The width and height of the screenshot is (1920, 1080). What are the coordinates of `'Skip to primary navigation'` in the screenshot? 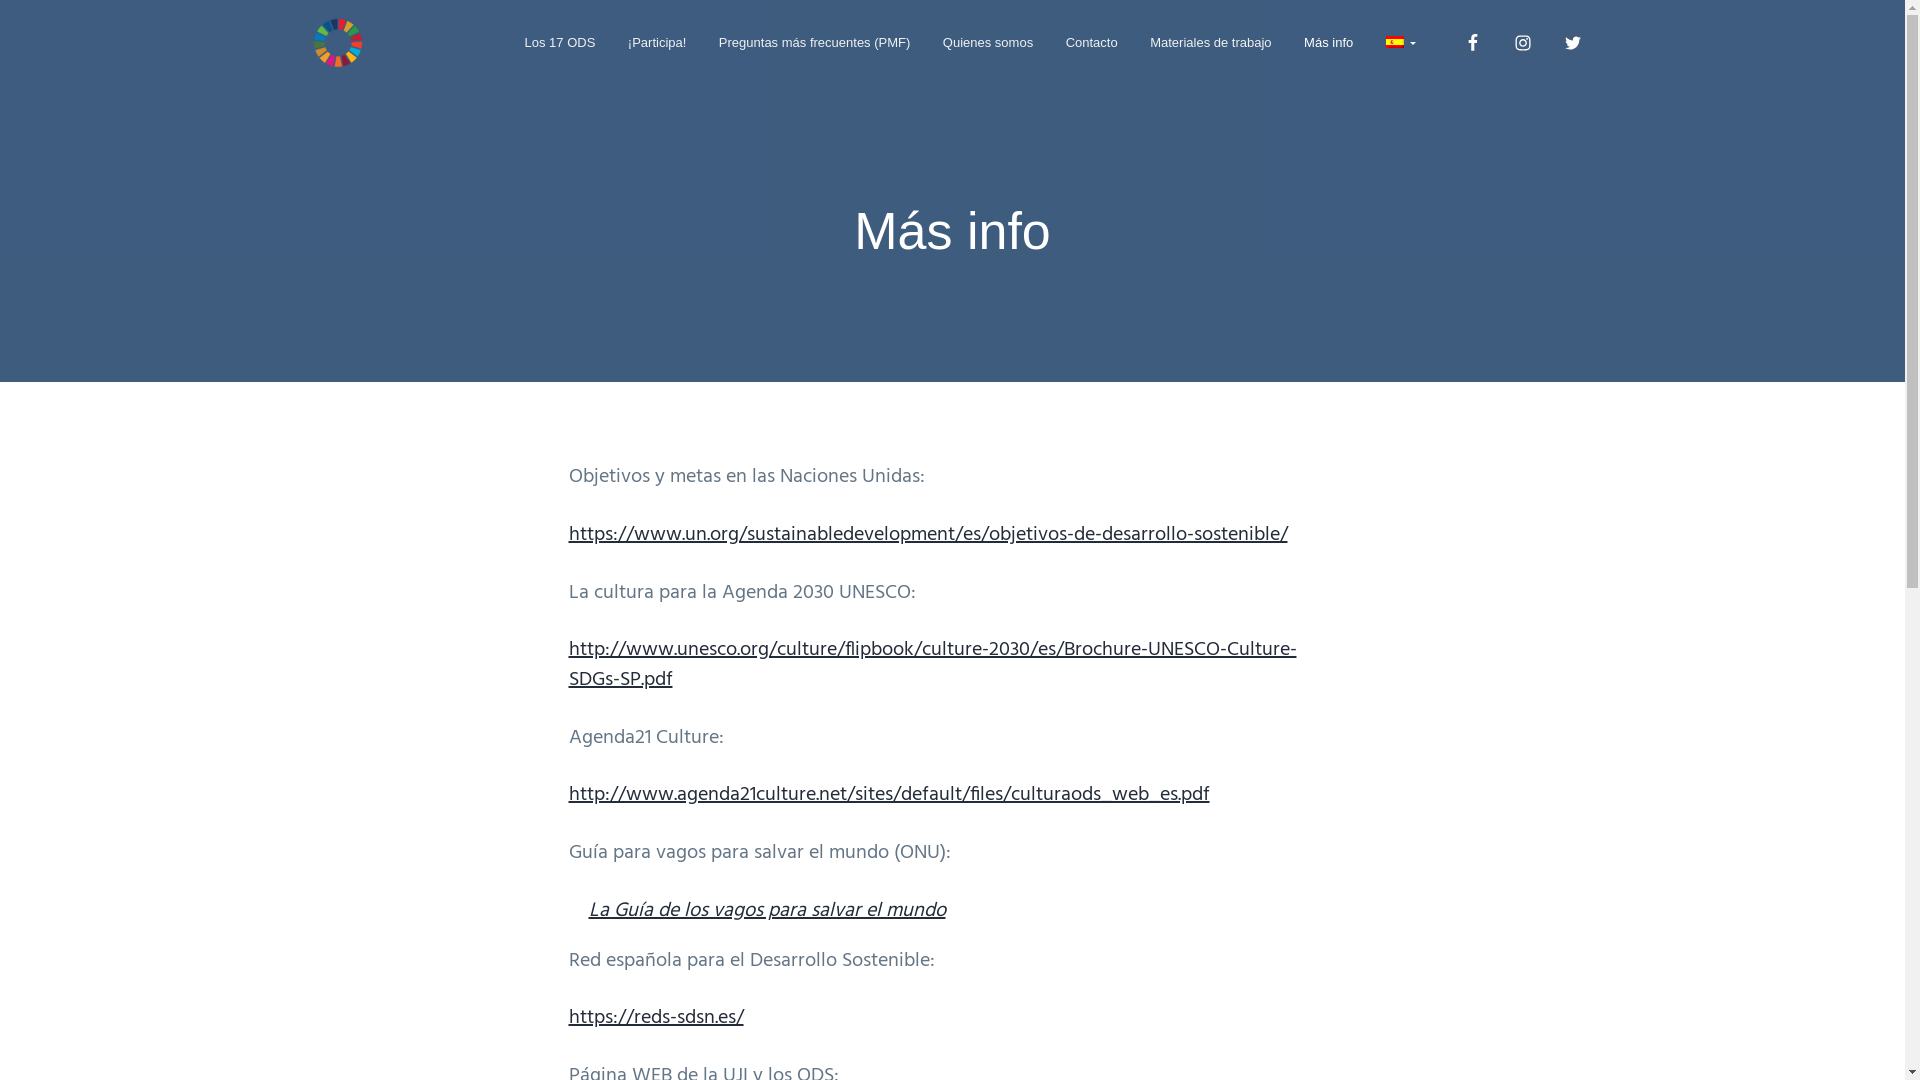 It's located at (0, 0).